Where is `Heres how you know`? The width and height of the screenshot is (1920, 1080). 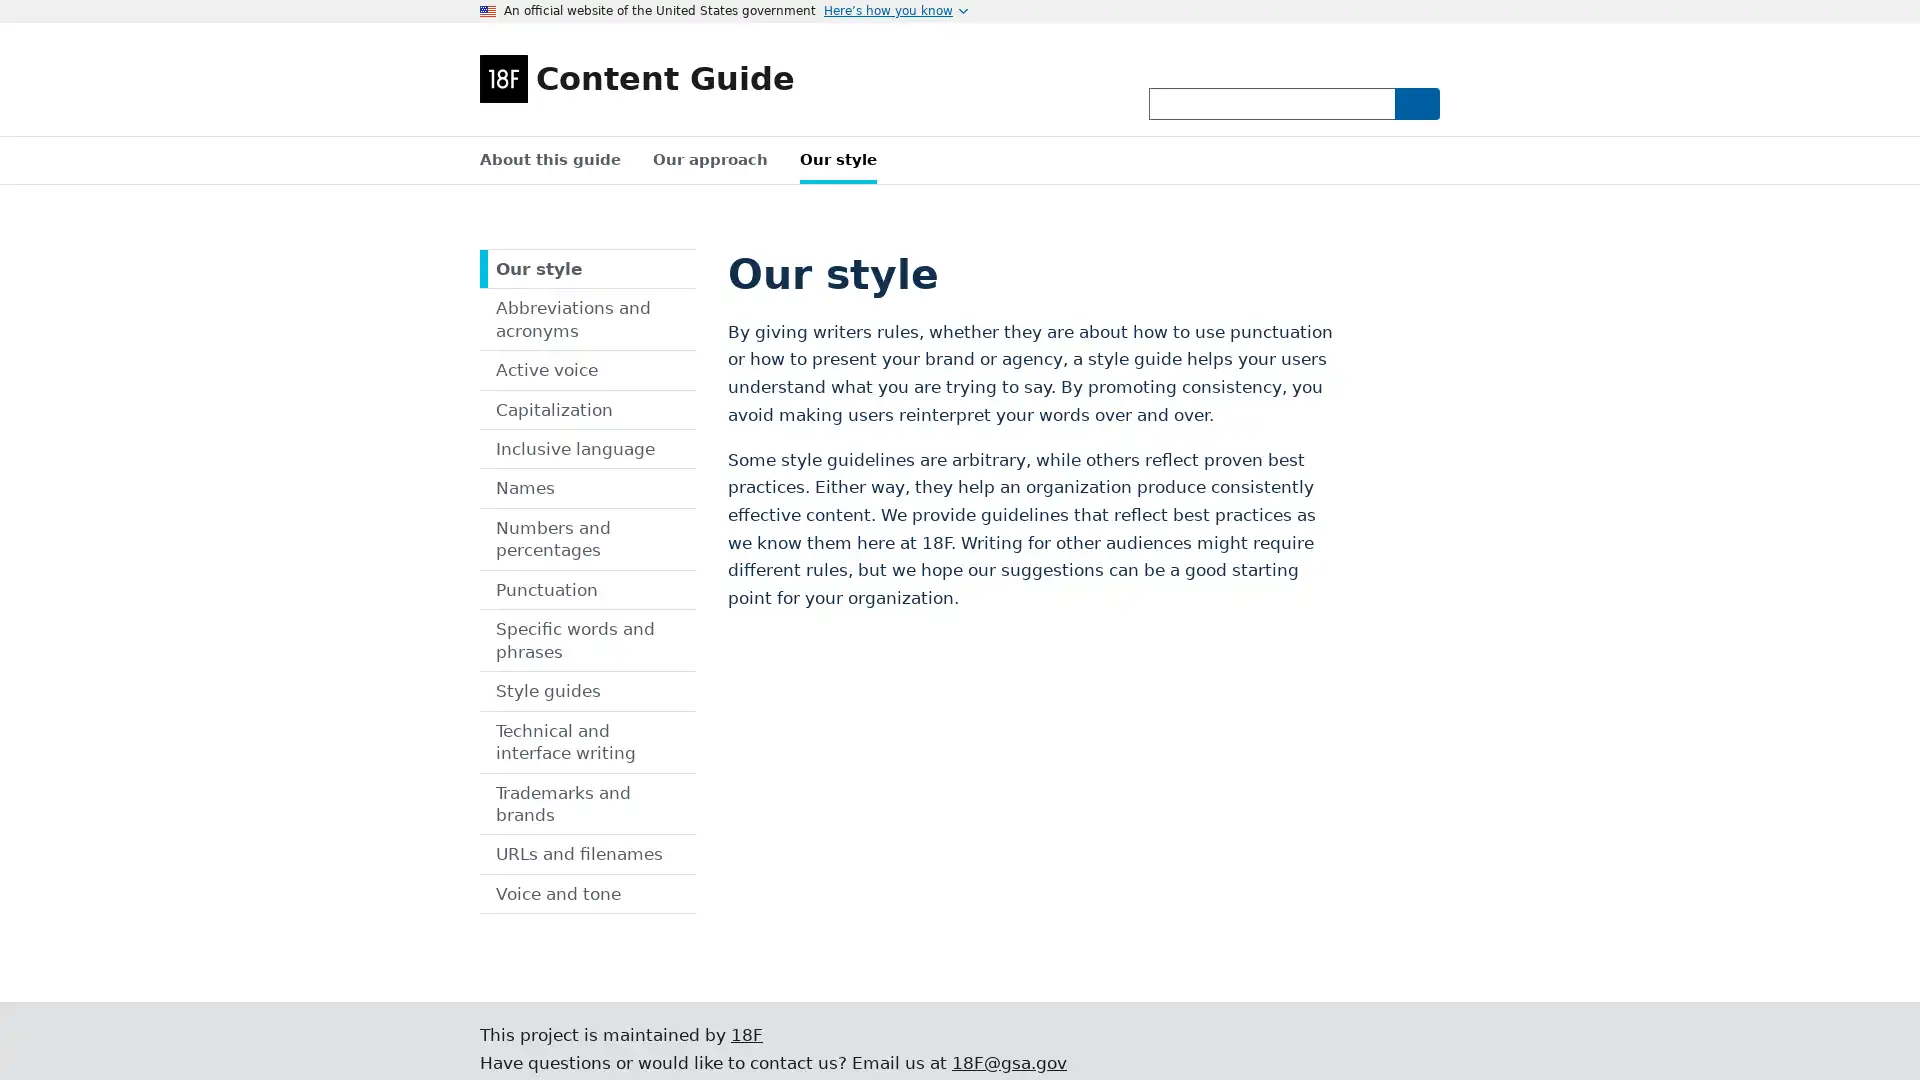
Heres how you know is located at coordinates (895, 11).